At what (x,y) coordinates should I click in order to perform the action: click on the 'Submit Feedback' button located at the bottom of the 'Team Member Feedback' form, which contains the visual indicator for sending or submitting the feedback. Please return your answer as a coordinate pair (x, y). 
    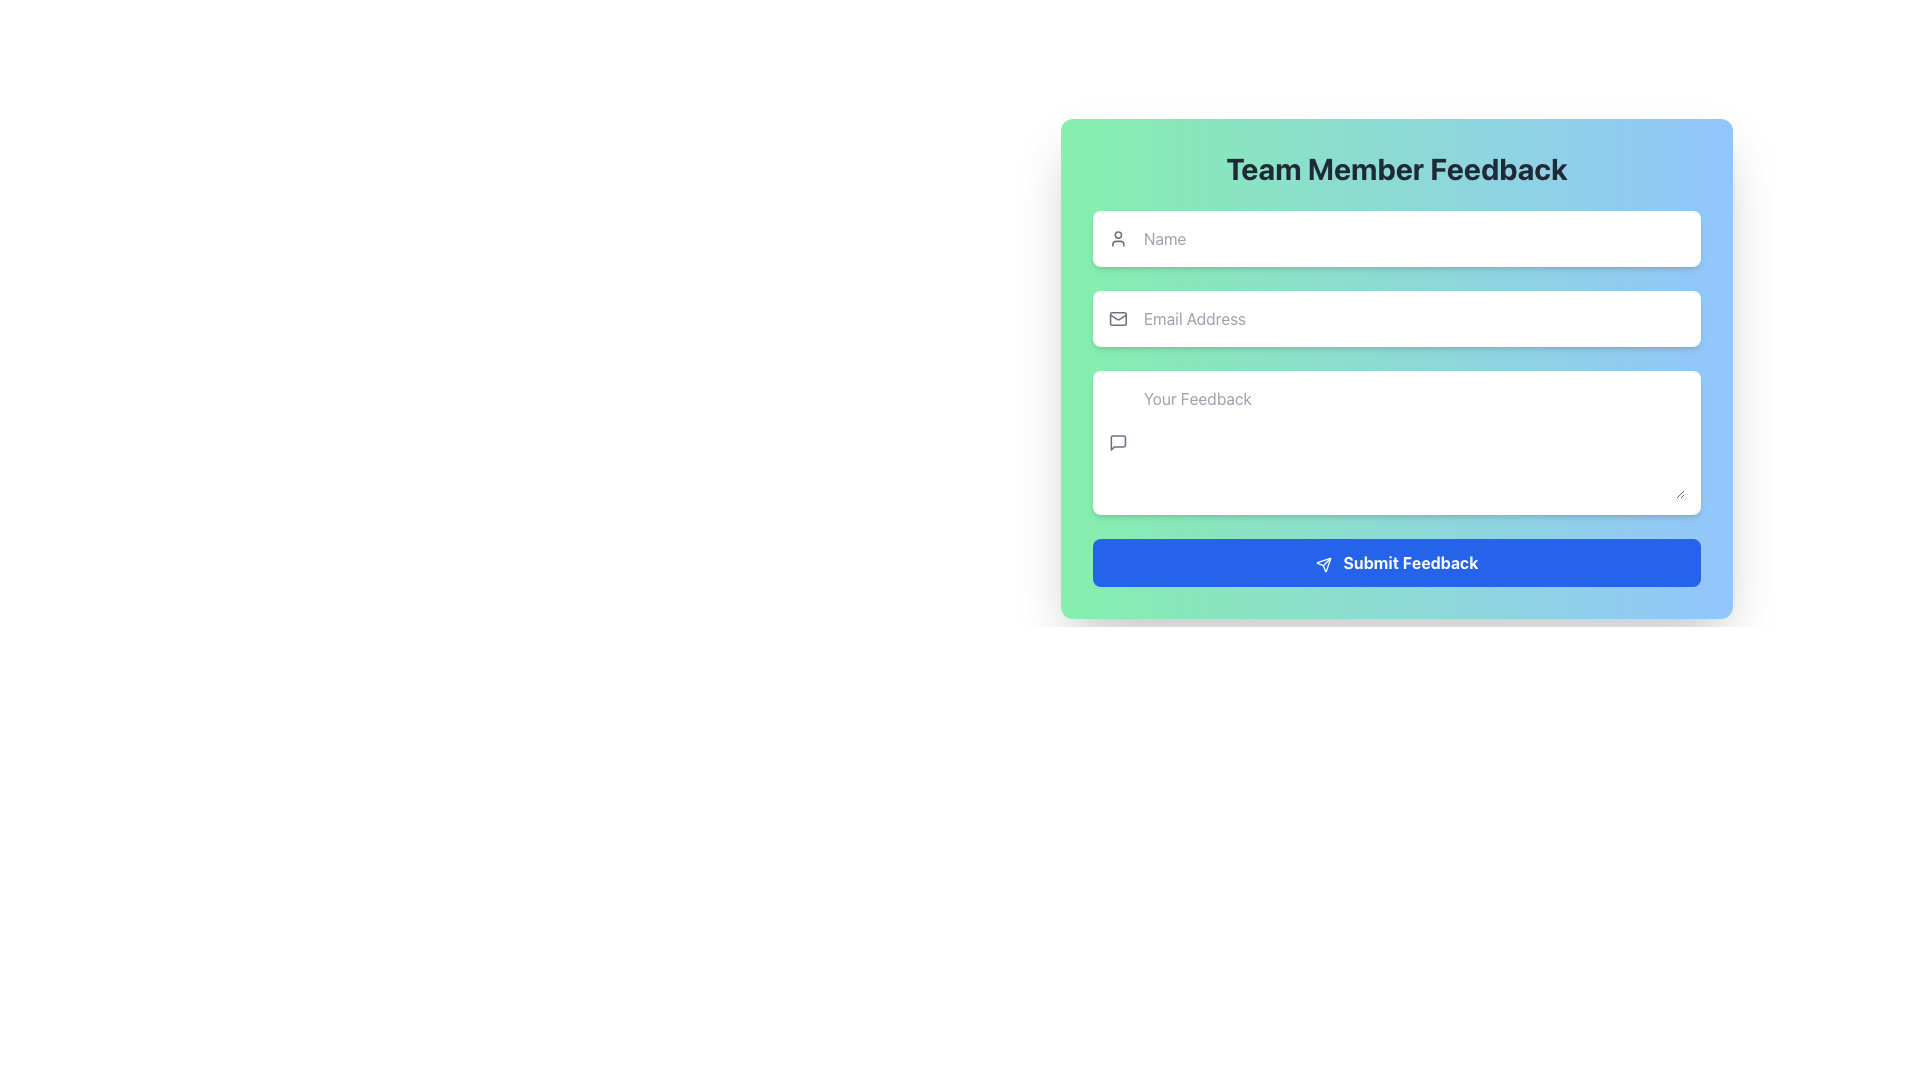
    Looking at the image, I should click on (1323, 564).